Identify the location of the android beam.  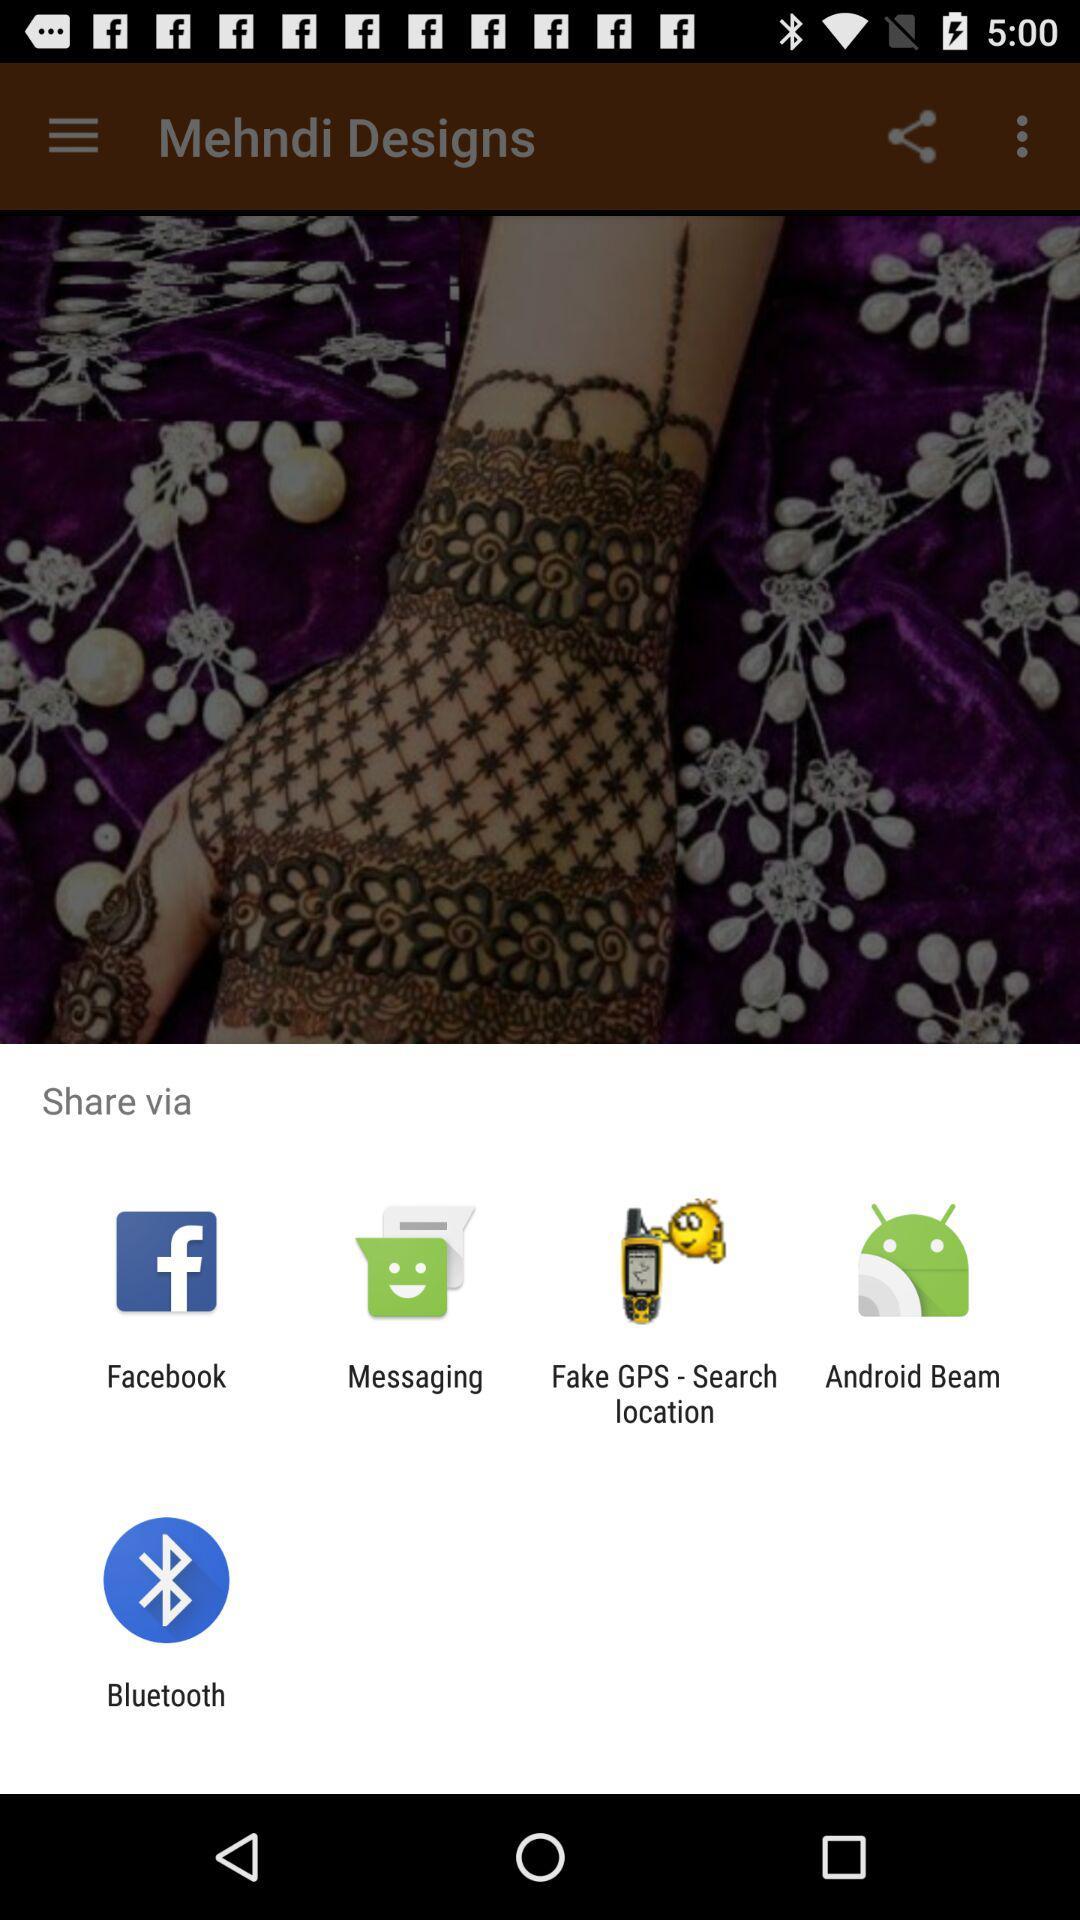
(913, 1392).